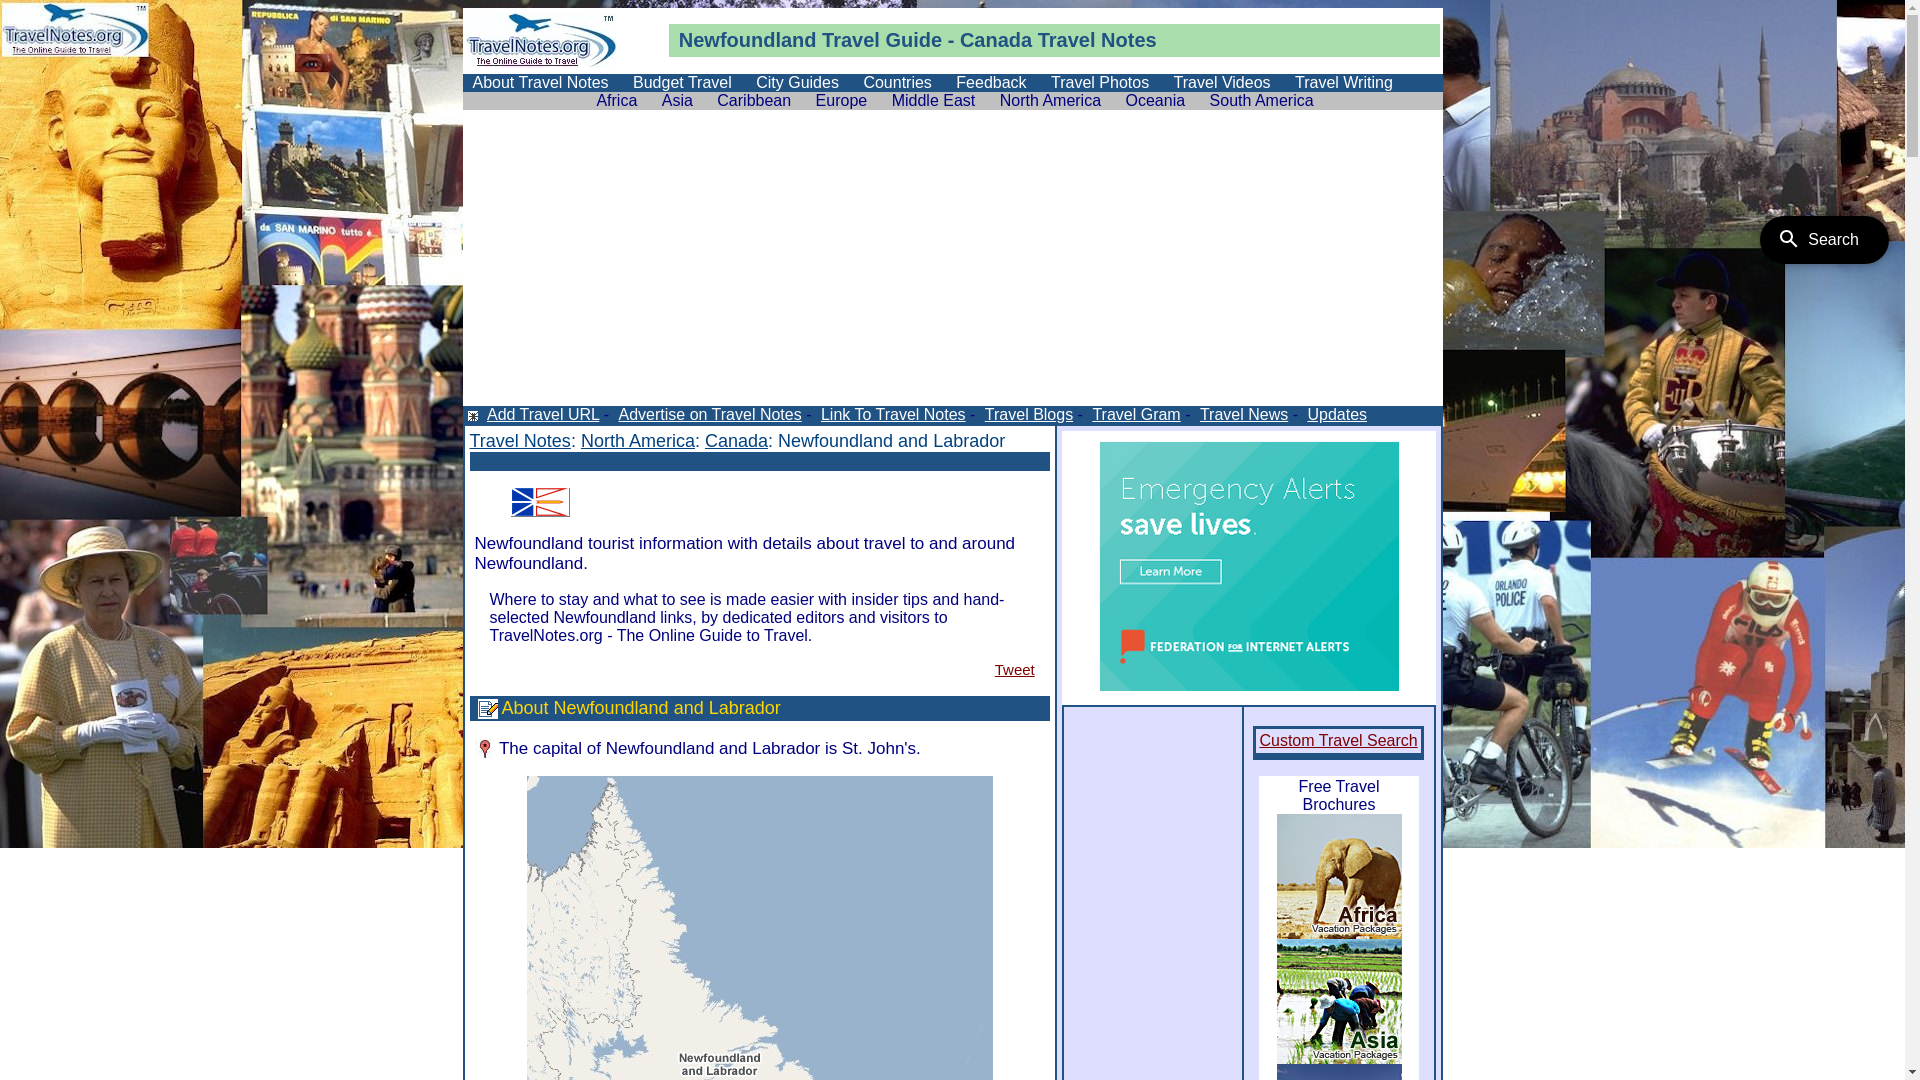 Image resolution: width=1920 pixels, height=1080 pixels. I want to click on 'Add Travel URL', so click(484, 413).